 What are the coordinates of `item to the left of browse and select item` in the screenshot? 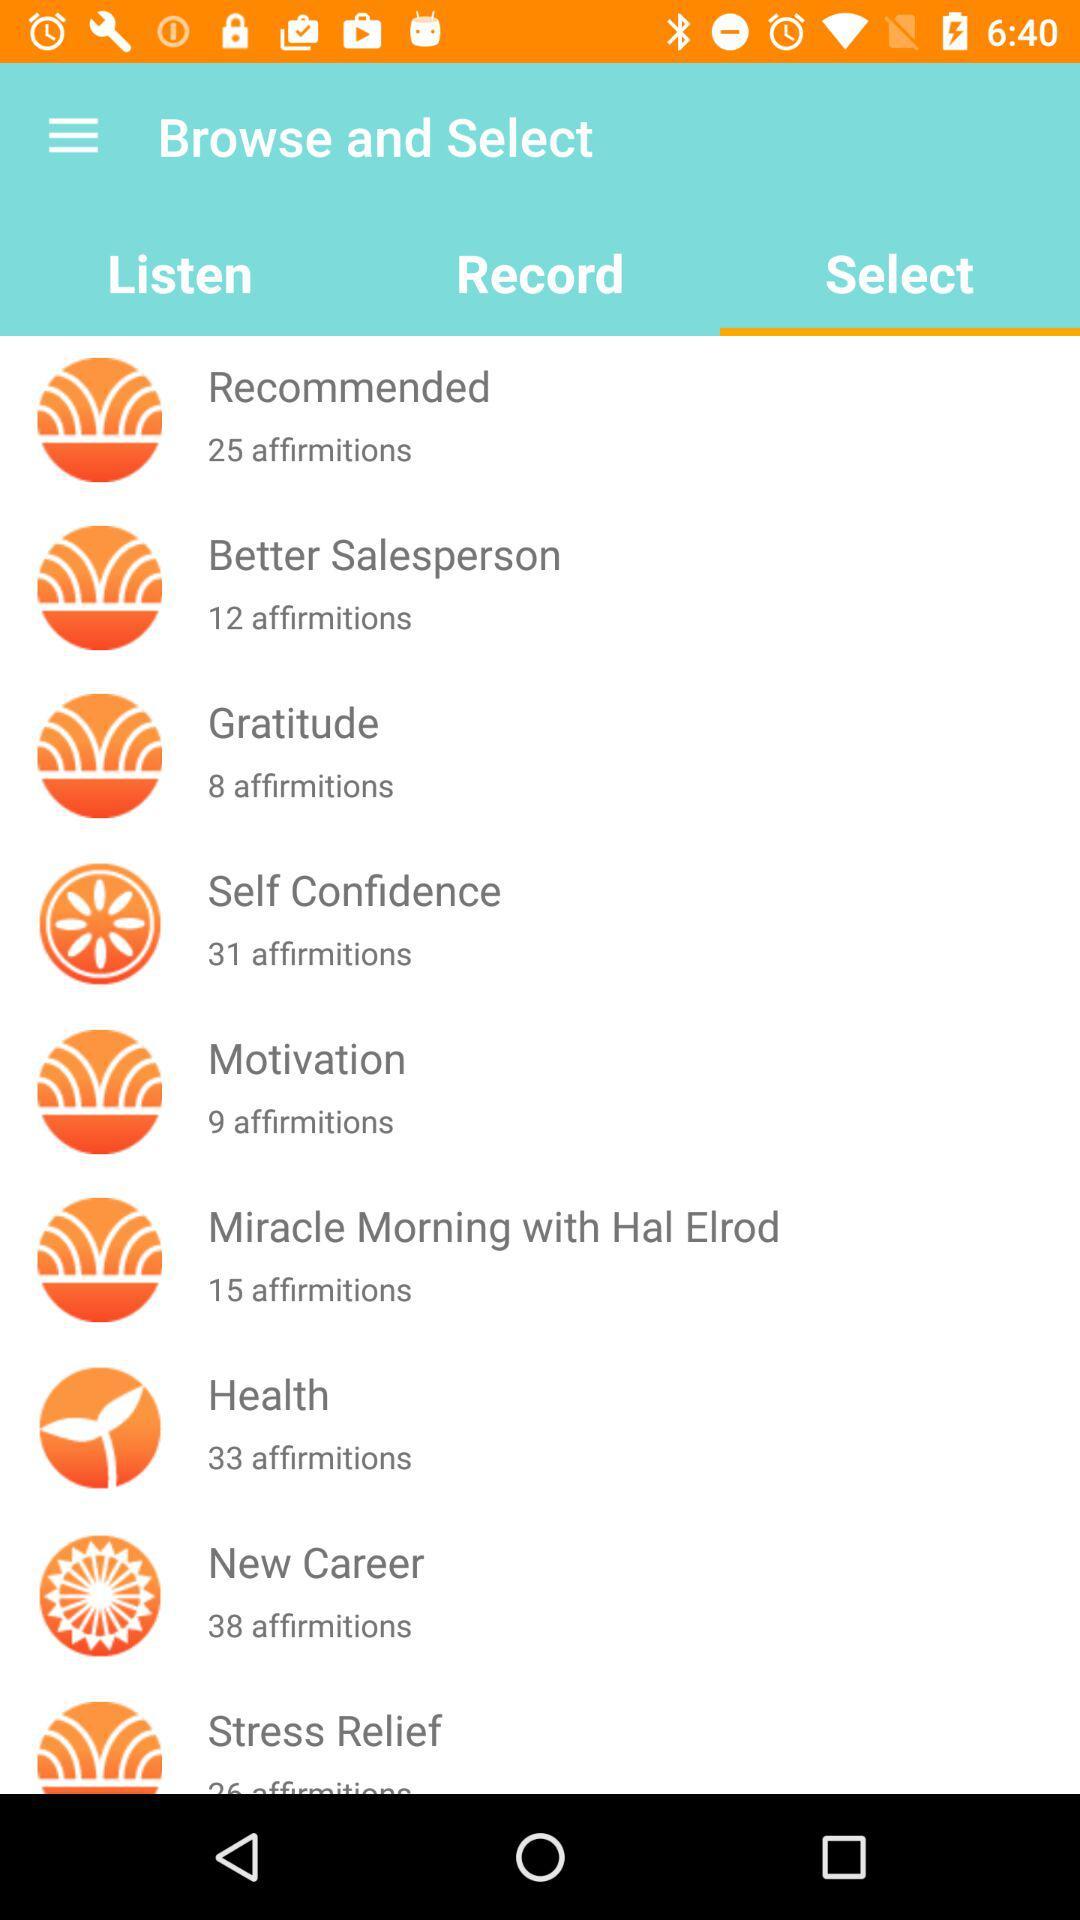 It's located at (72, 135).